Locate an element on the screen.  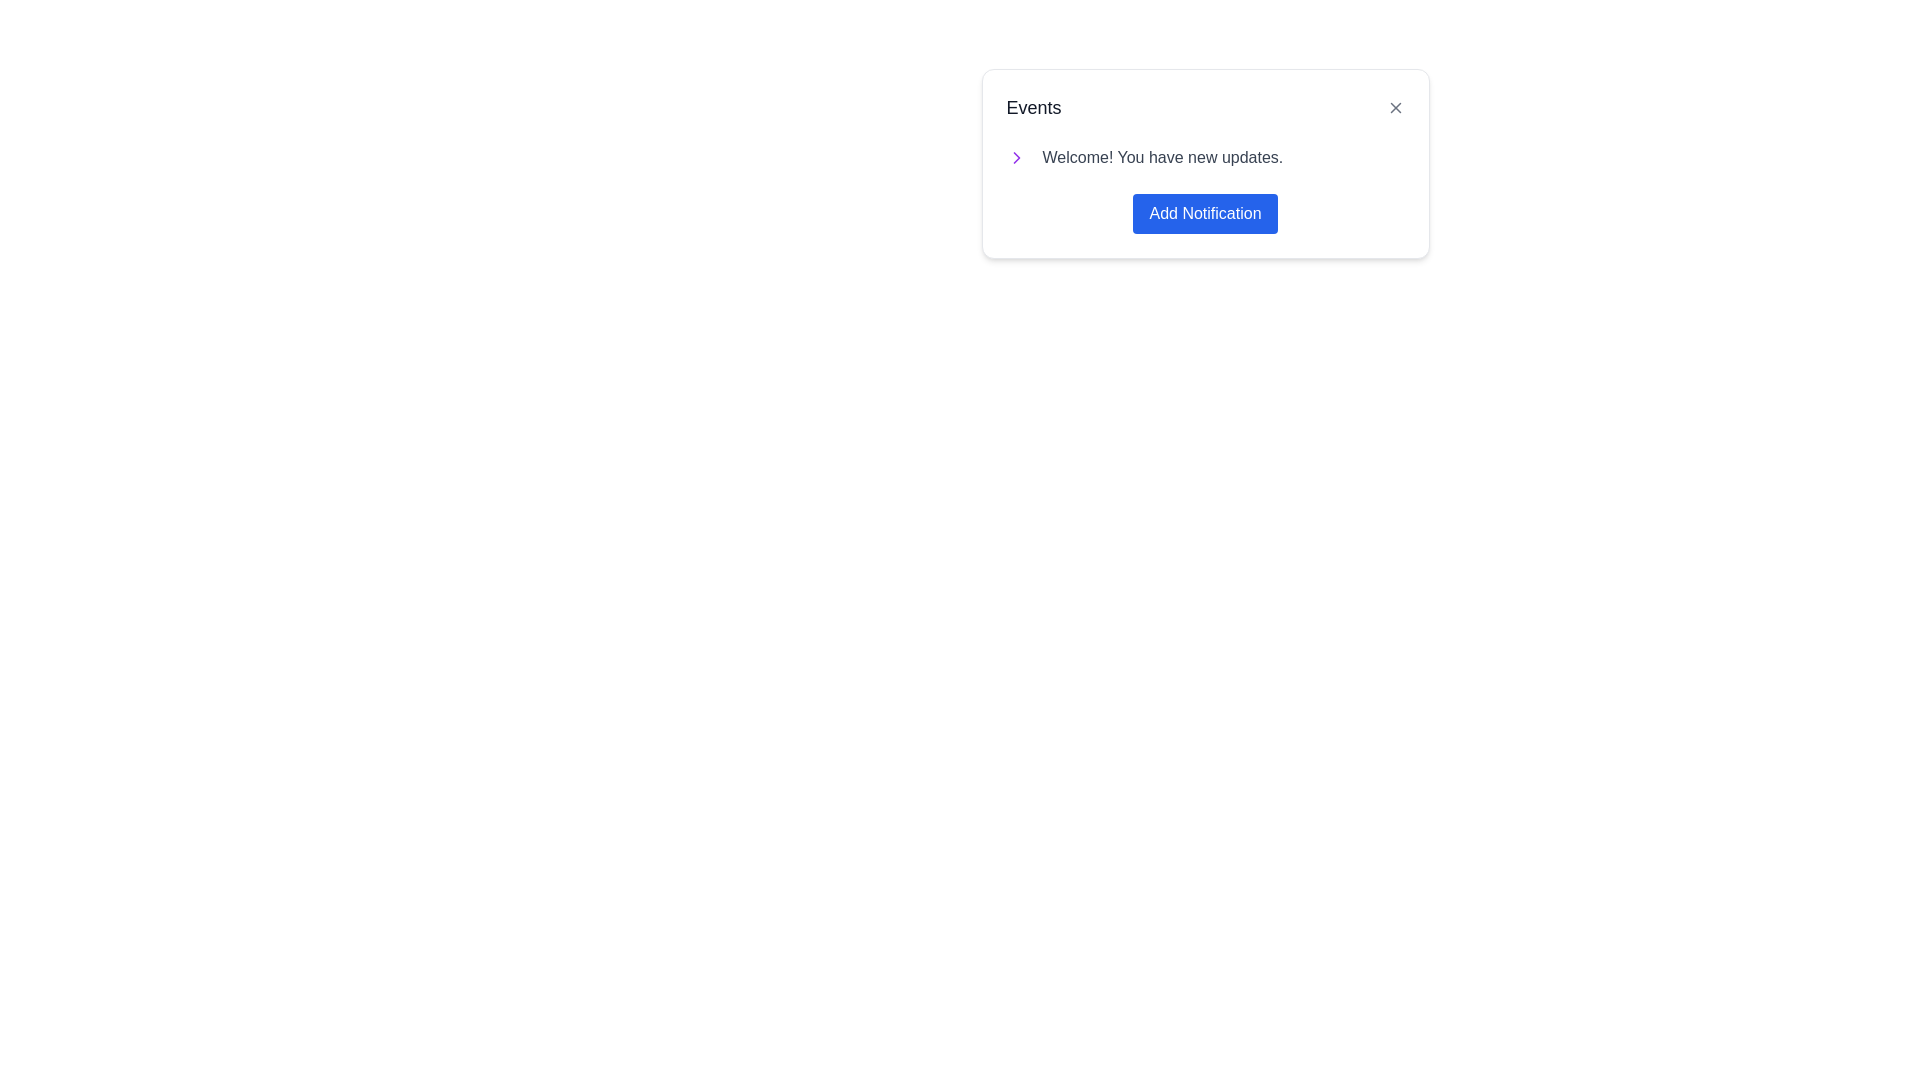
the text display with the message 'Welcome! You have new updates.' located under the heading 'Events' is located at coordinates (1204, 157).